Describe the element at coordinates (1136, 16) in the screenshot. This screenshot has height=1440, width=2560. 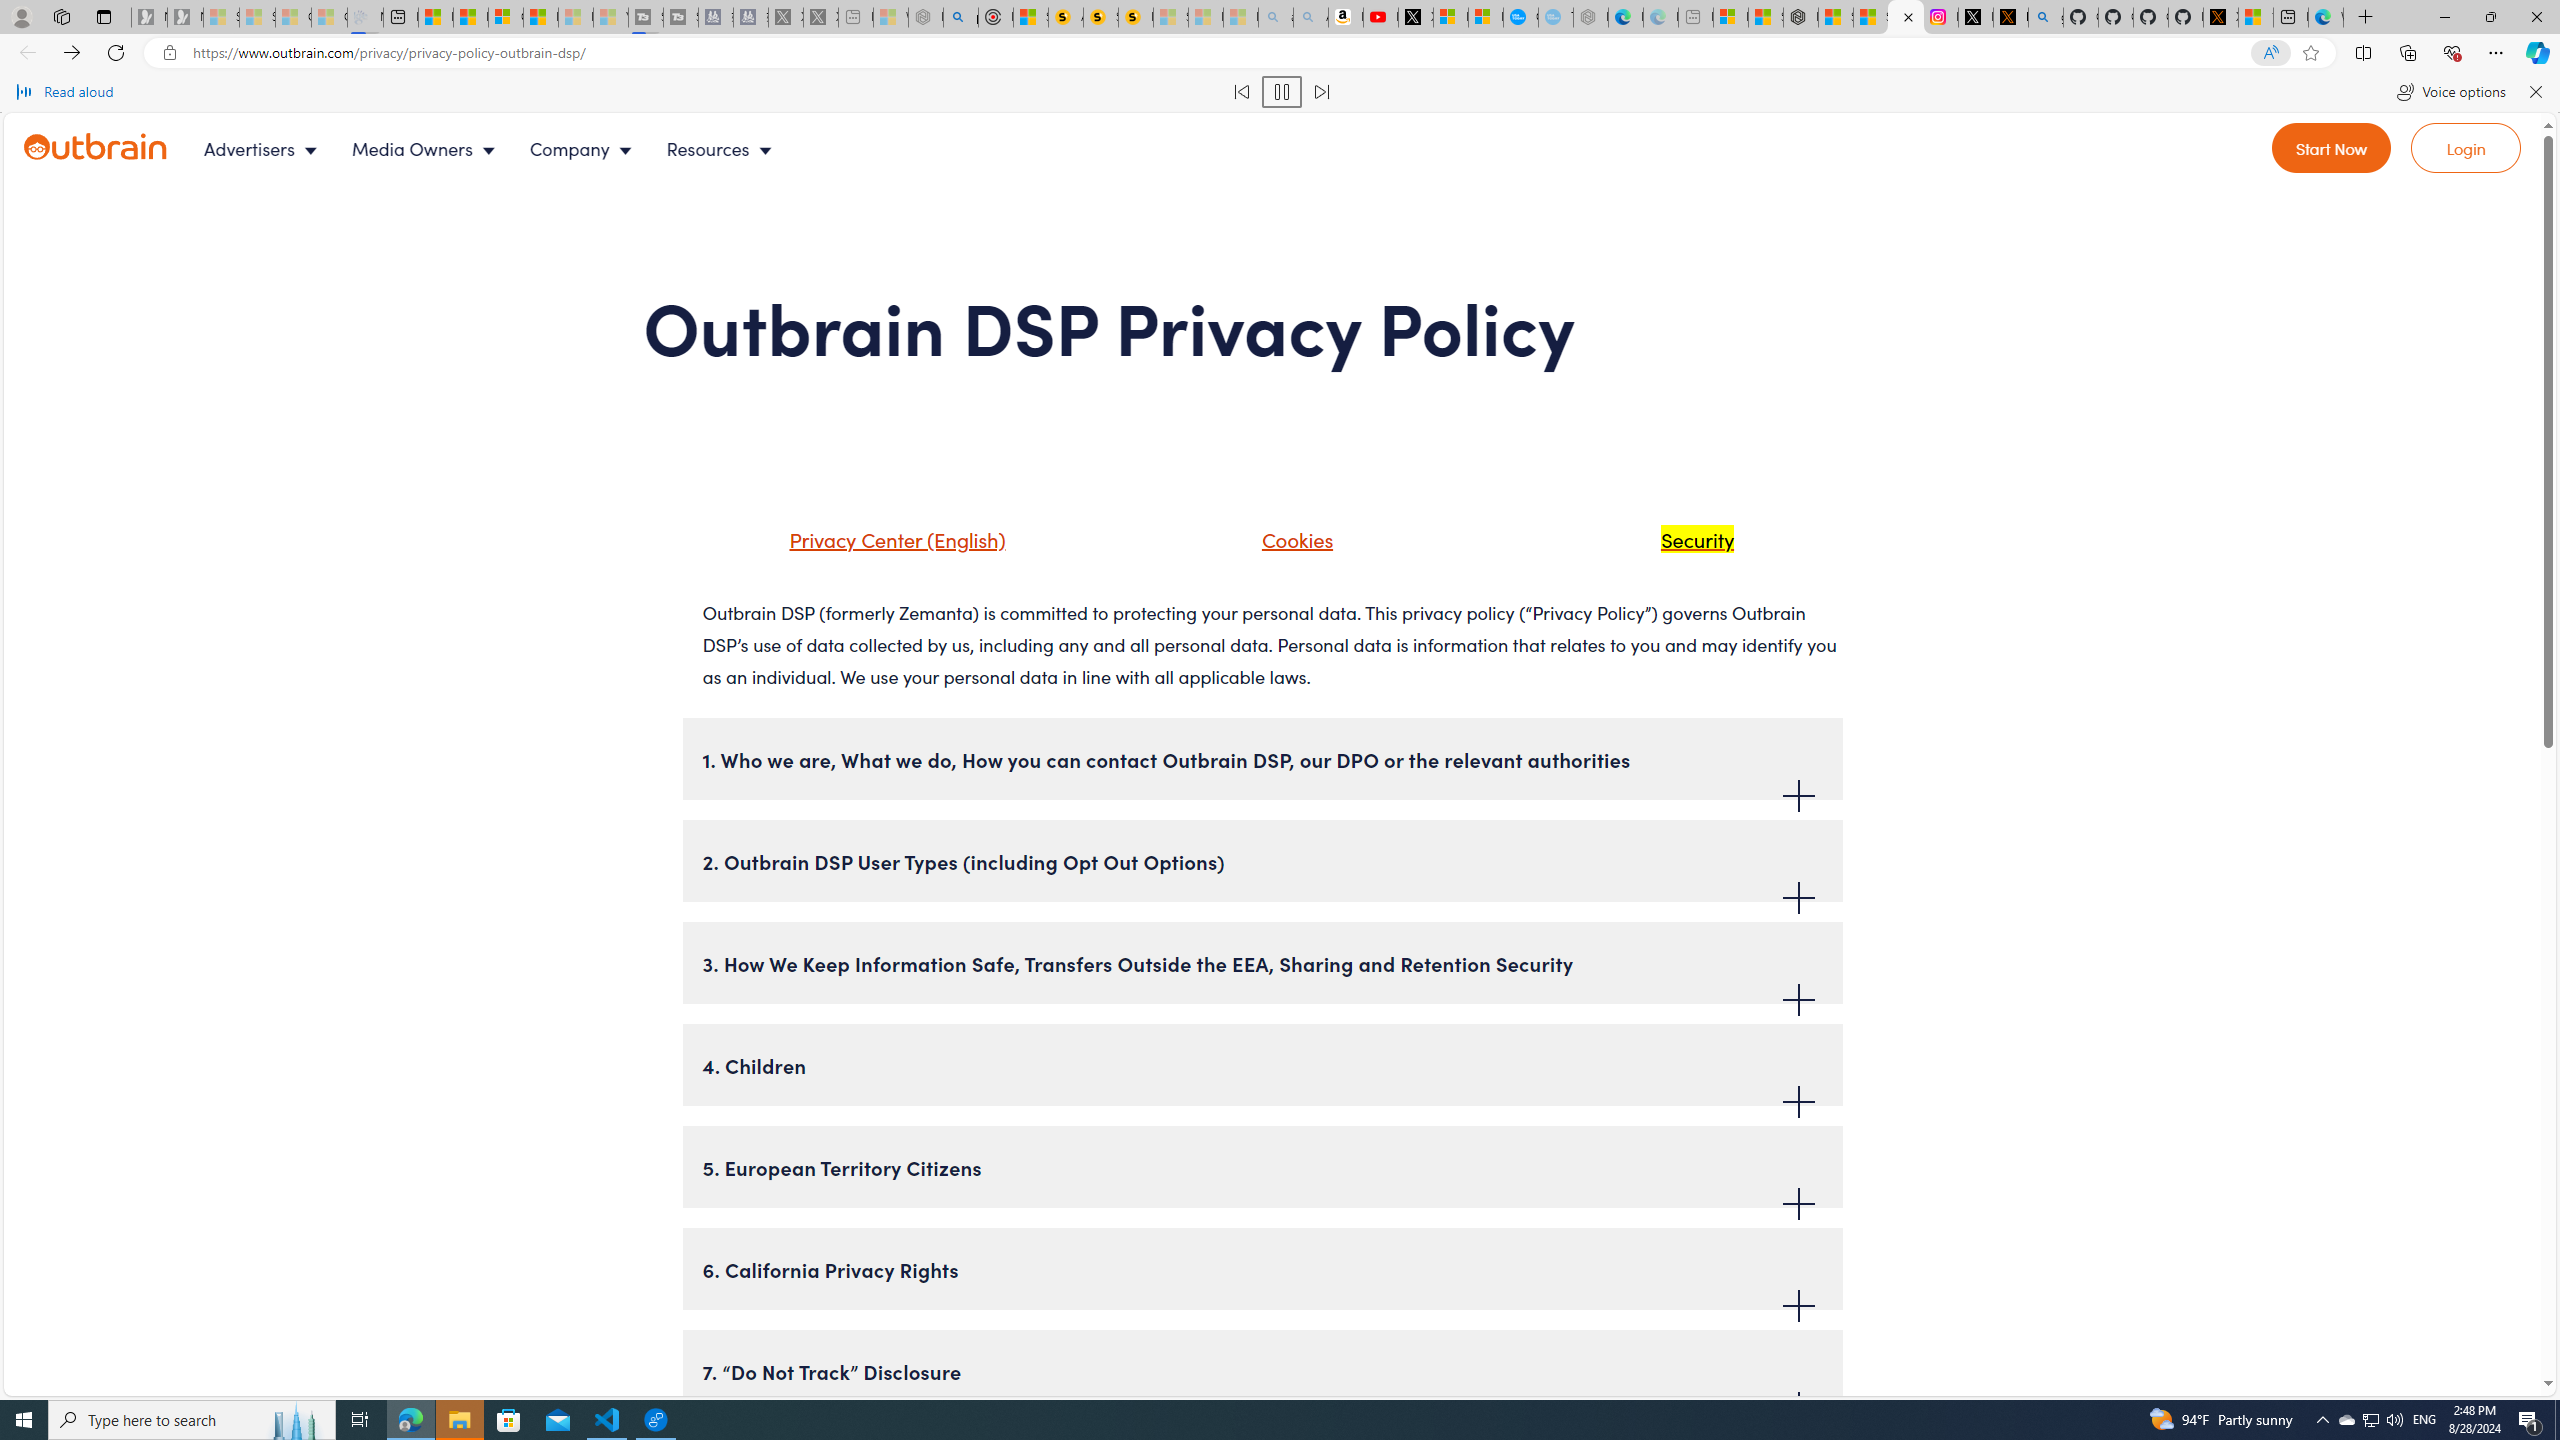
I see `'Michelle Starr, Senior Journalist at ScienceAlert'` at that location.